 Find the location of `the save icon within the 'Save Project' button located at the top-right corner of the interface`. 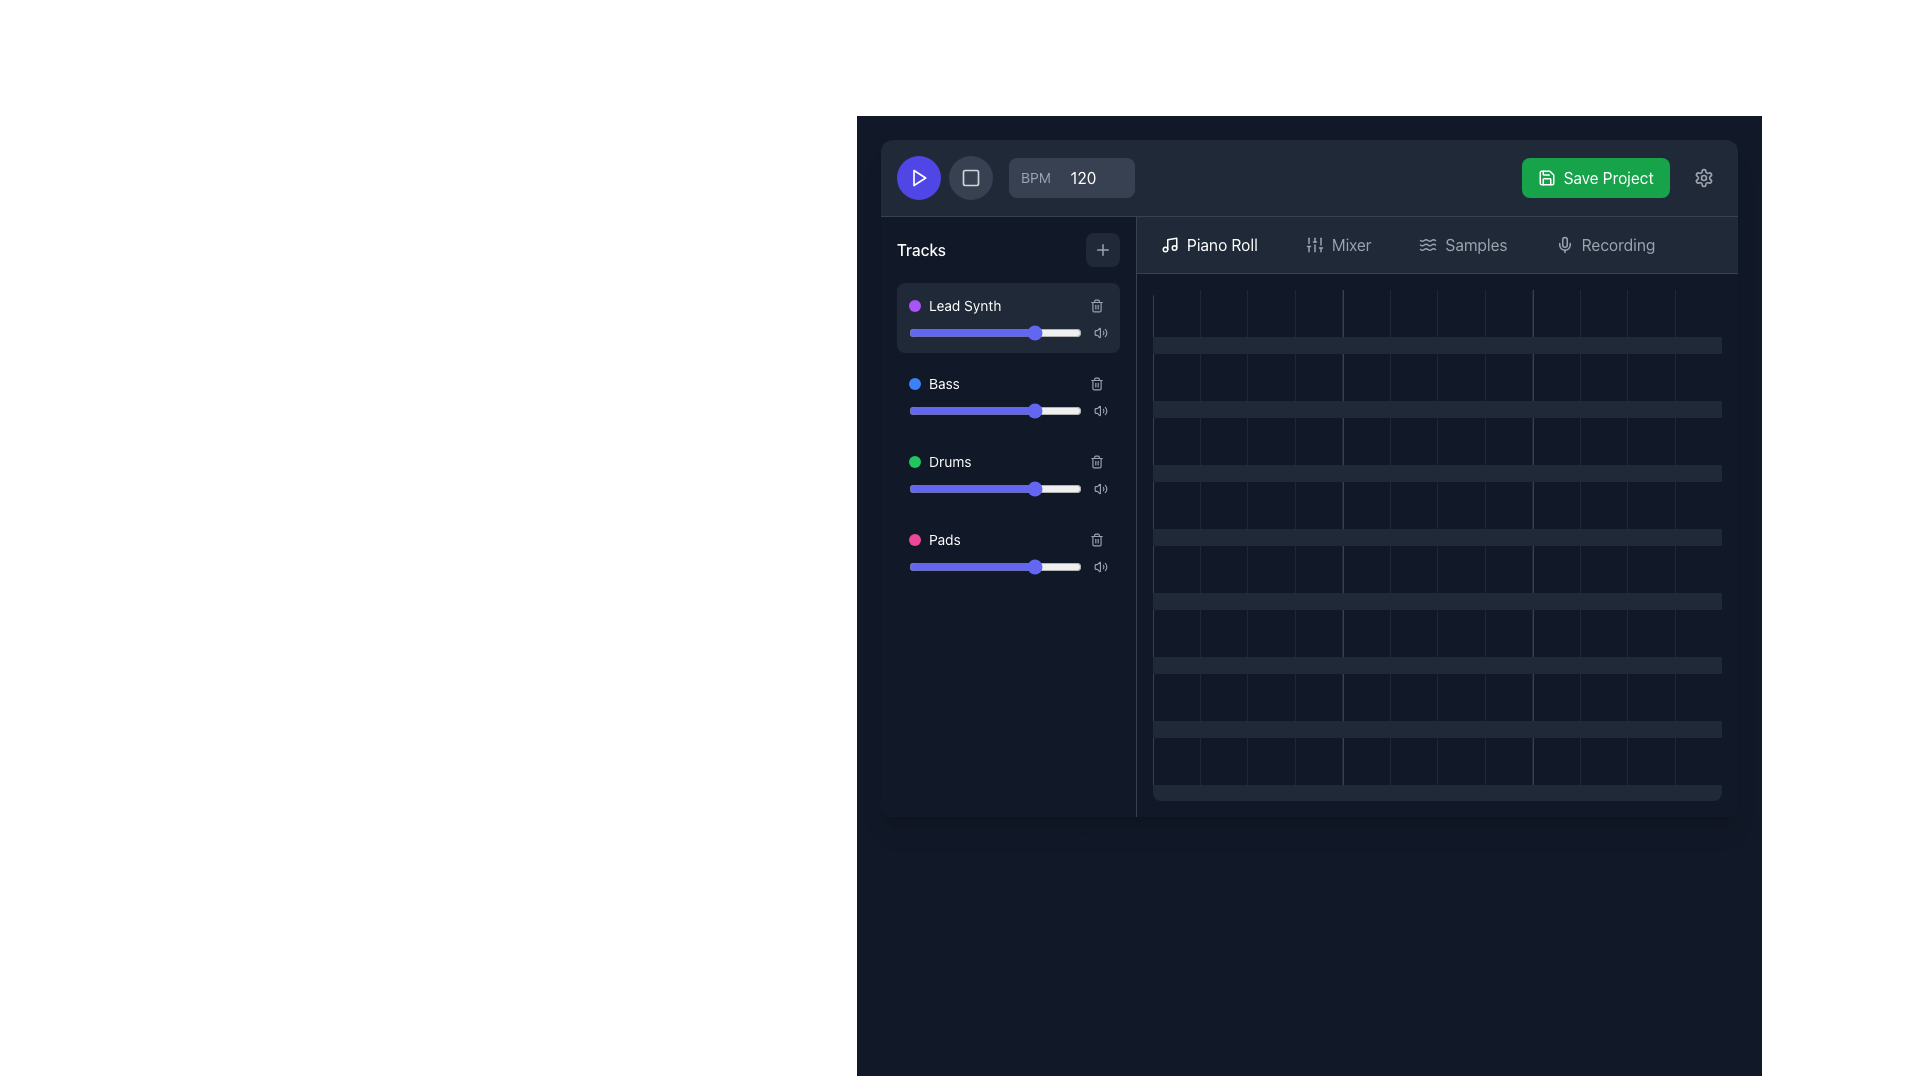

the save icon within the 'Save Project' button located at the top-right corner of the interface is located at coordinates (1545, 176).